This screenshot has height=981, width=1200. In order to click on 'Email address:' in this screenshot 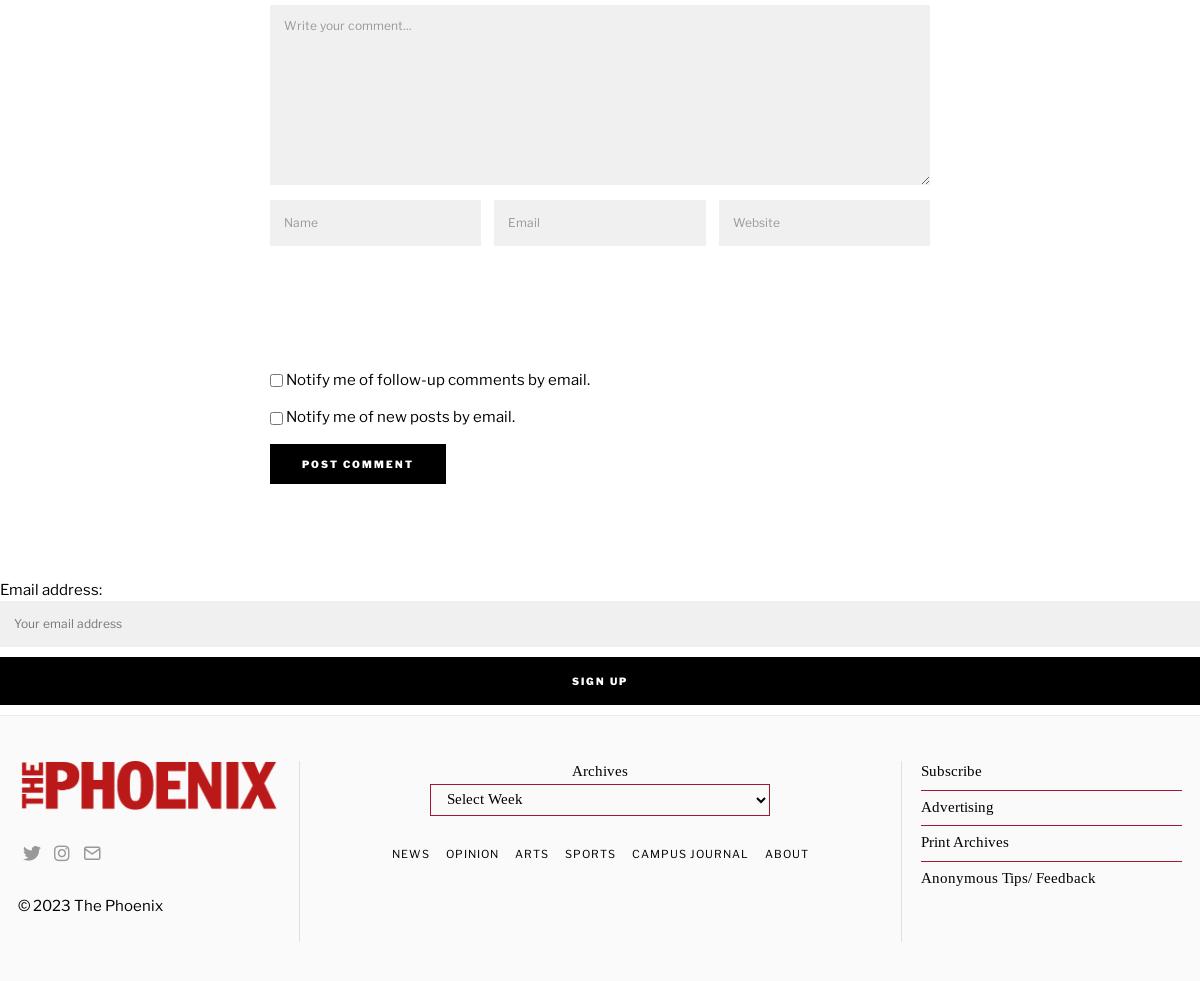, I will do `click(51, 588)`.